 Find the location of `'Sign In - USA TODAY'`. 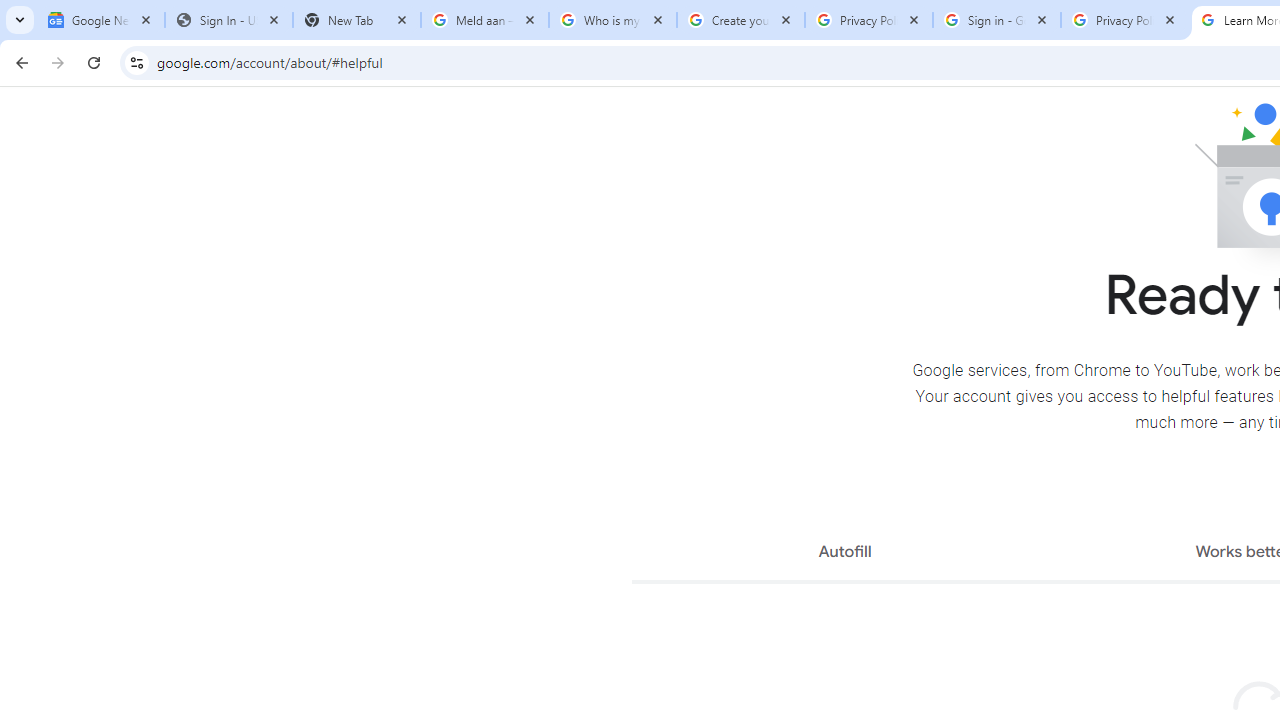

'Sign In - USA TODAY' is located at coordinates (229, 20).